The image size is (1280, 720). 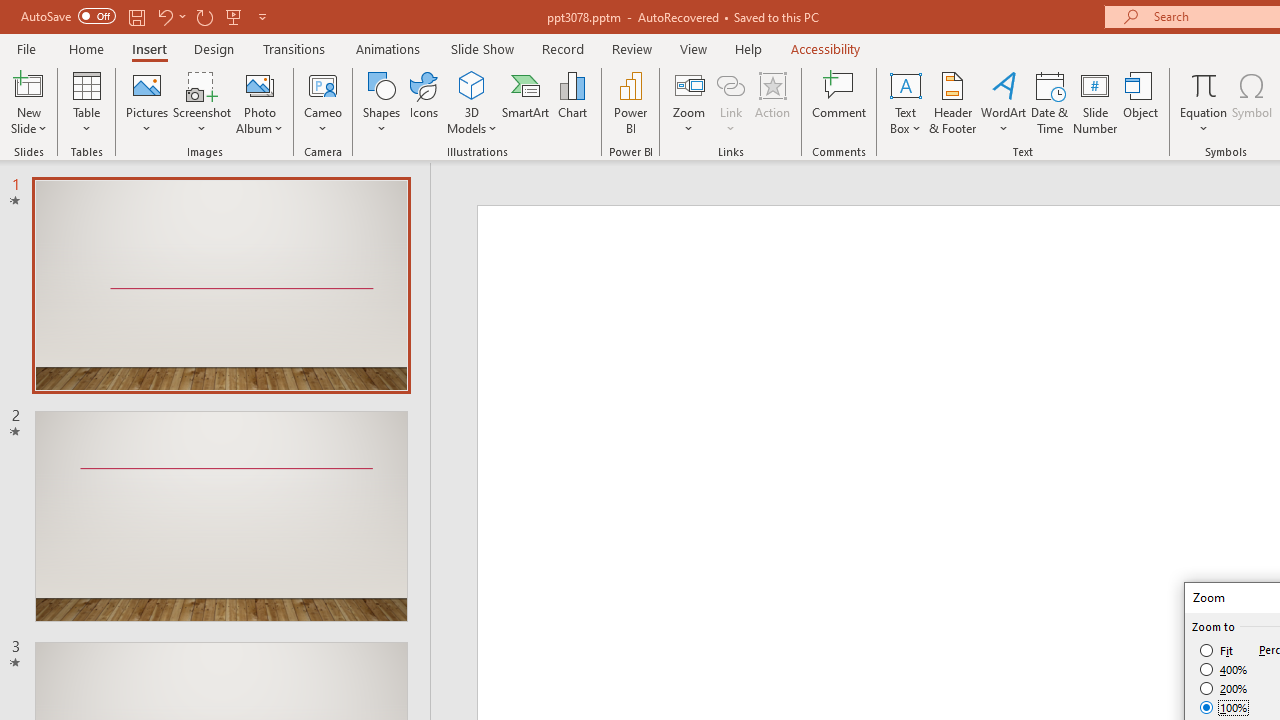 What do you see at coordinates (1251, 103) in the screenshot?
I see `'Symbol...'` at bounding box center [1251, 103].